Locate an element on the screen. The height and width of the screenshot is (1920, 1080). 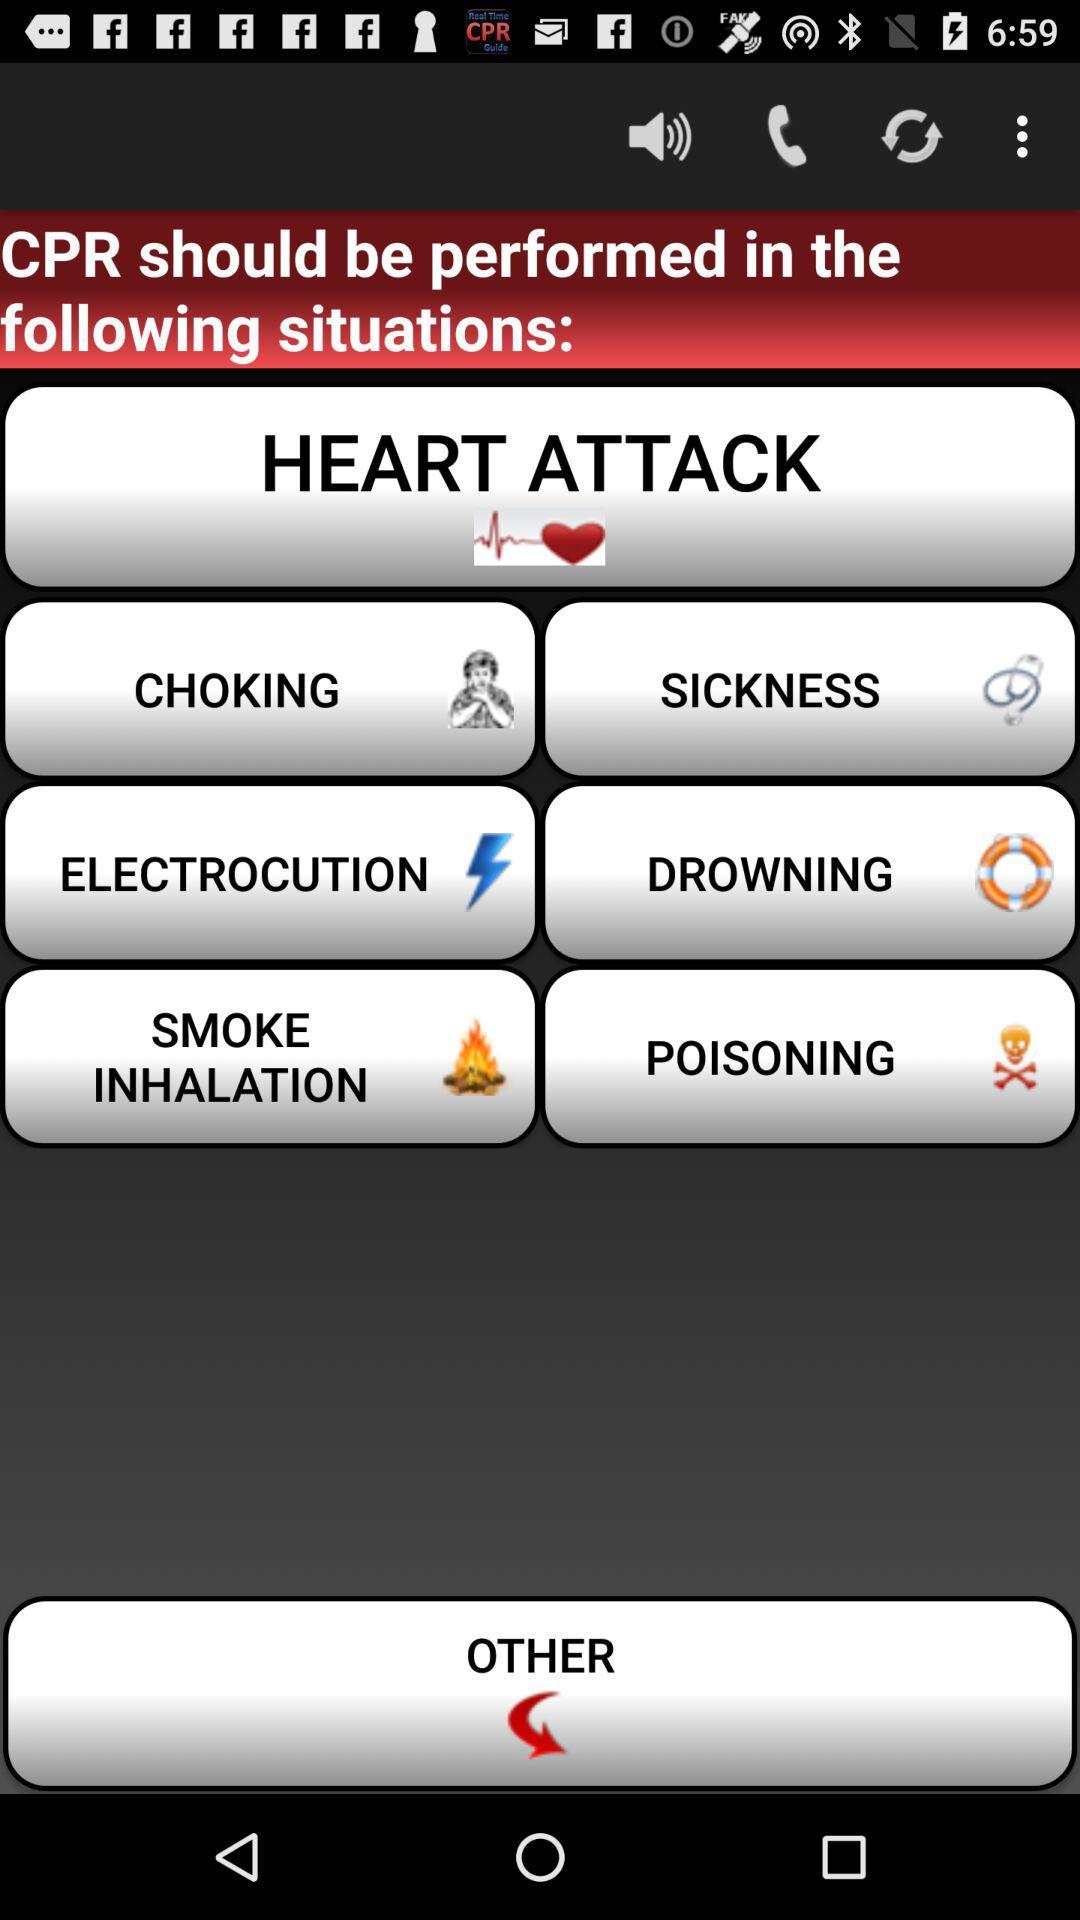
the icon below the electrocution is located at coordinates (810, 1055).